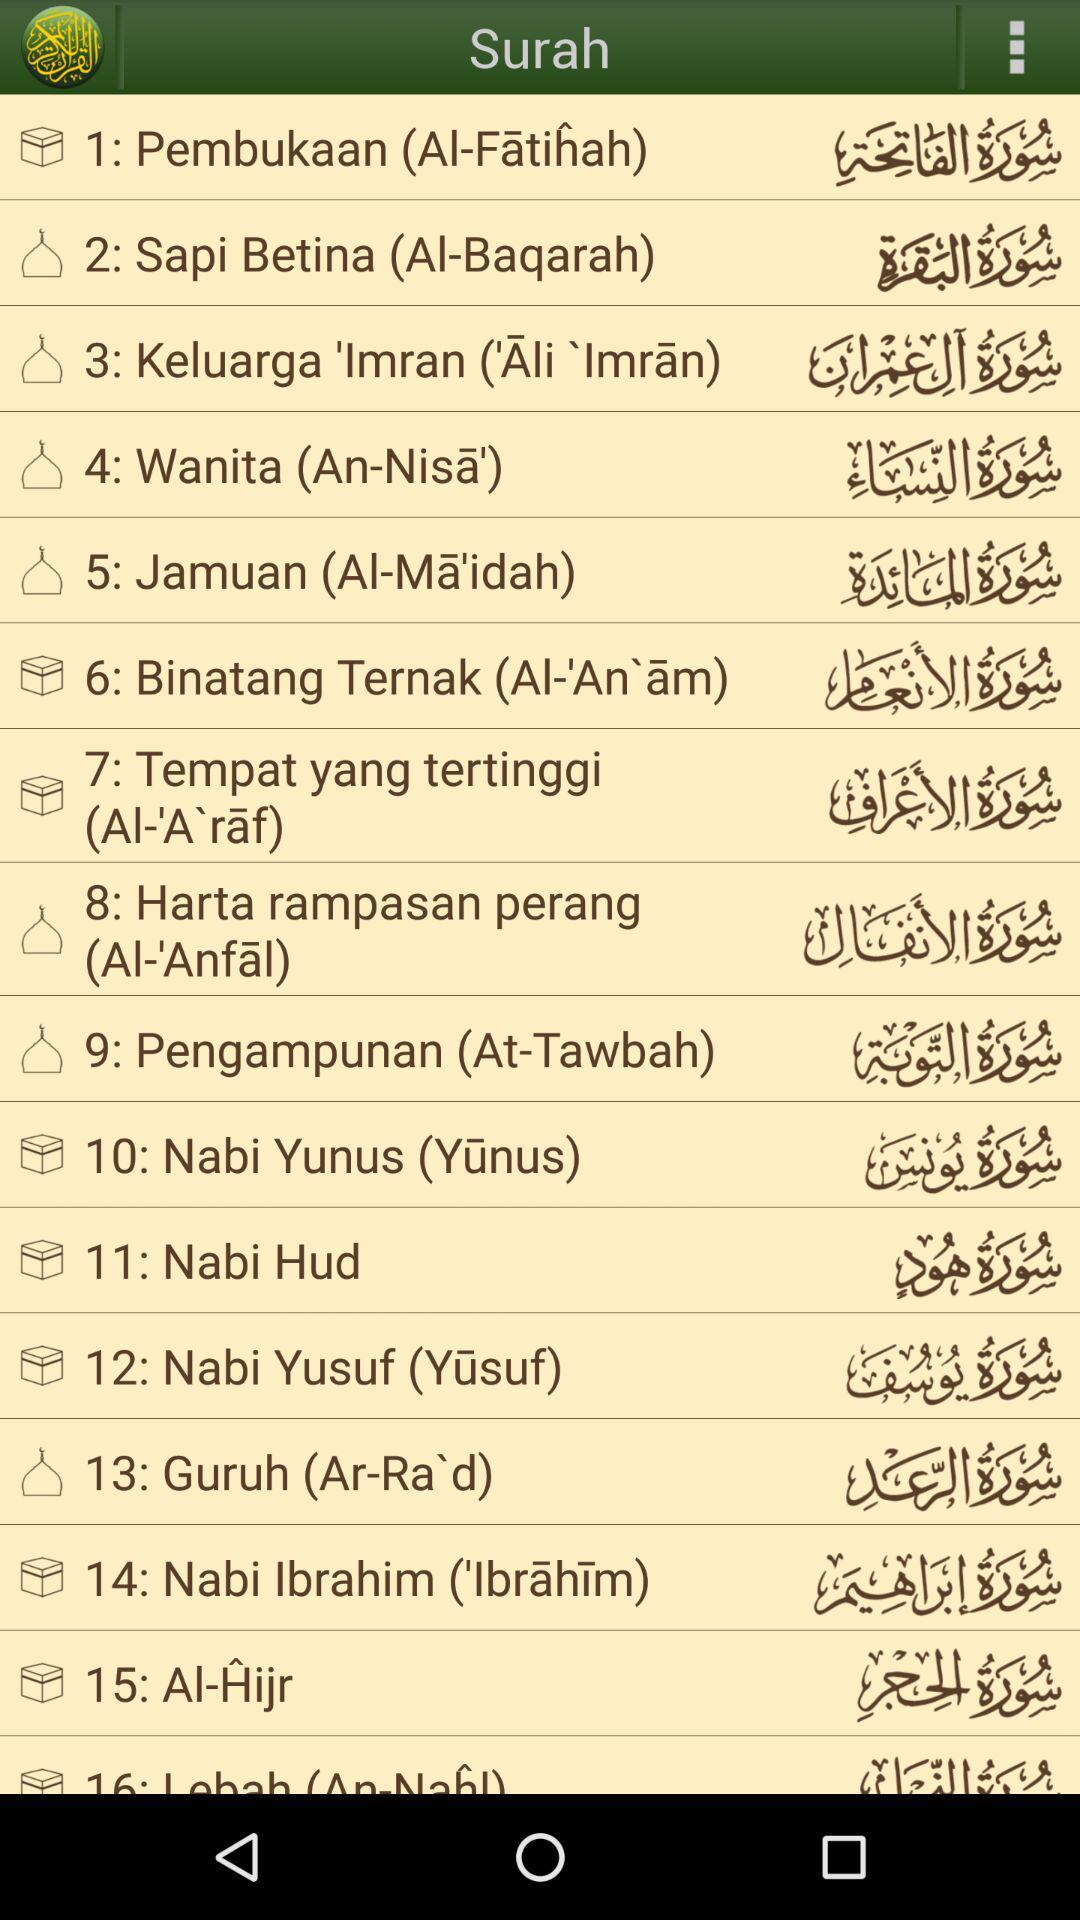 Image resolution: width=1080 pixels, height=1920 pixels. I want to click on the 6 binatang ternak icon, so click(424, 675).